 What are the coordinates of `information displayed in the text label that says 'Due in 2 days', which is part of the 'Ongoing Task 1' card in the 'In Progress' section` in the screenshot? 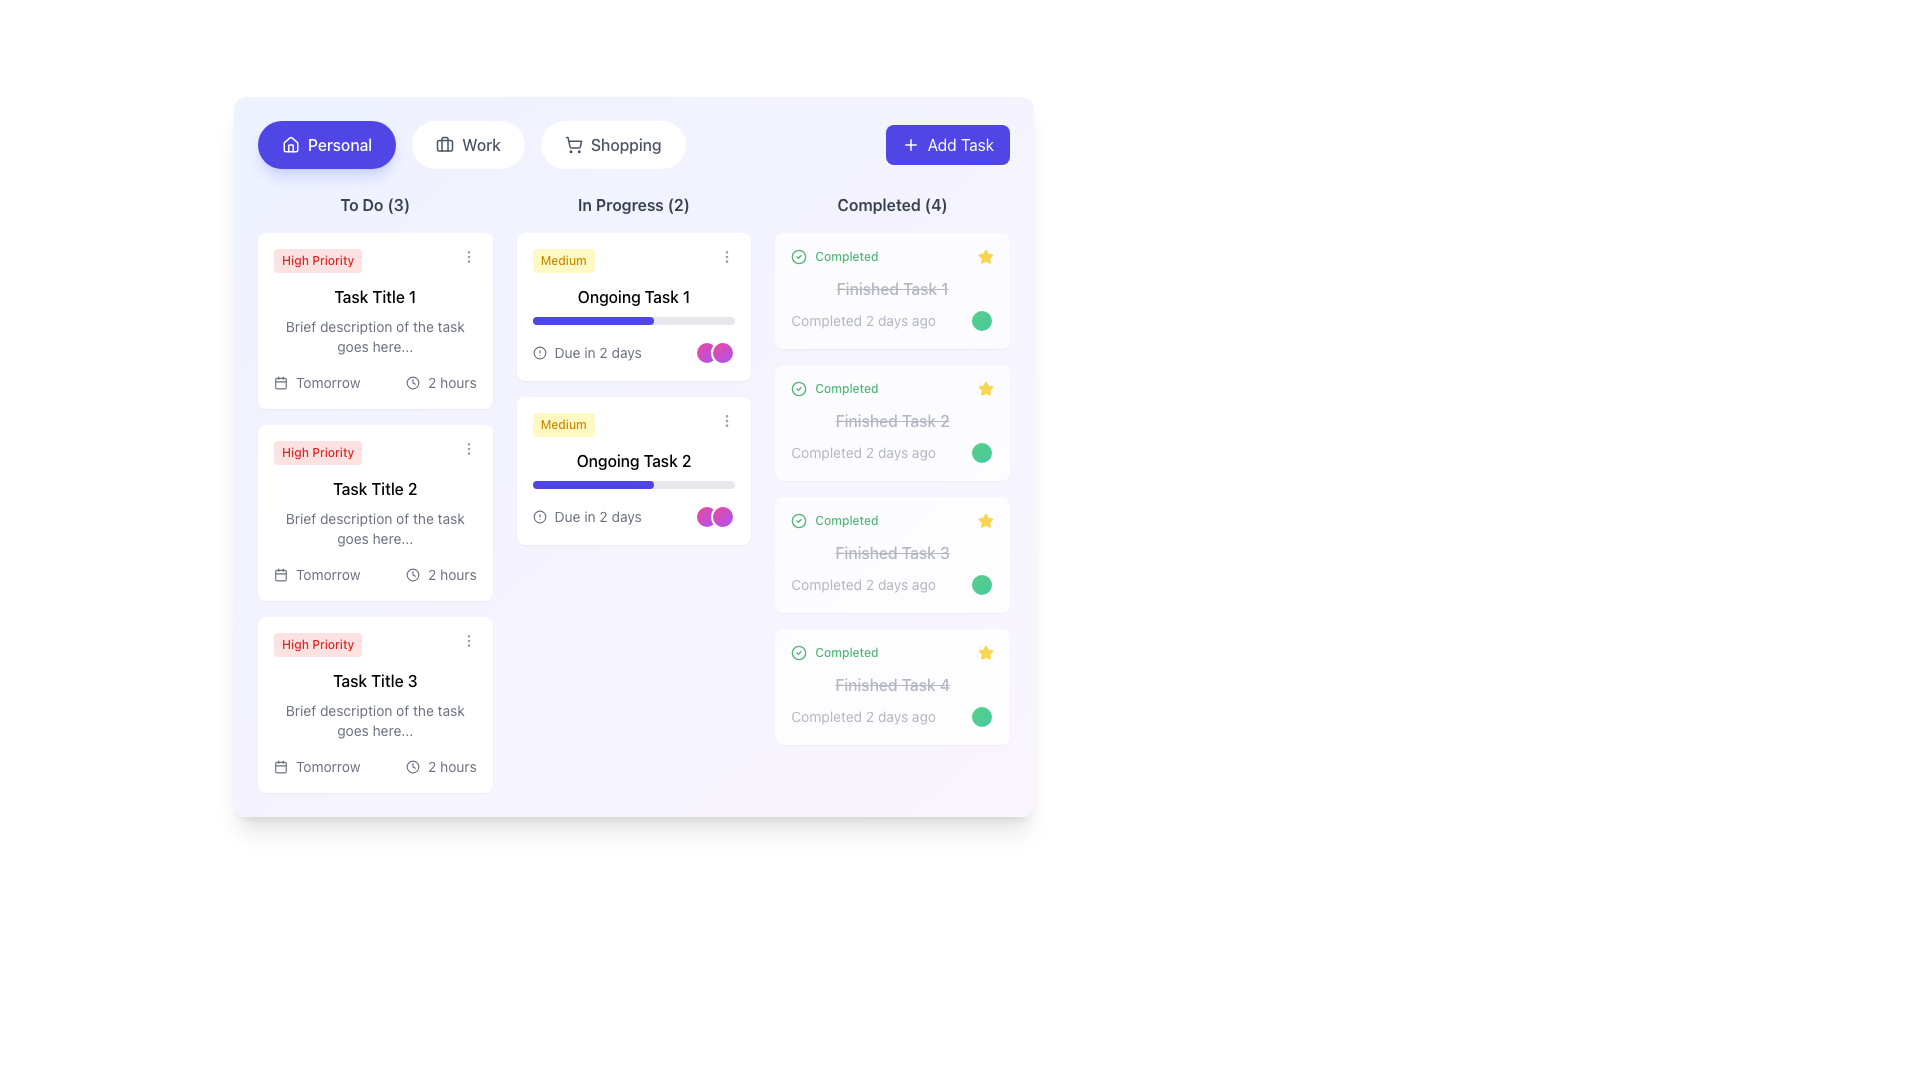 It's located at (597, 352).